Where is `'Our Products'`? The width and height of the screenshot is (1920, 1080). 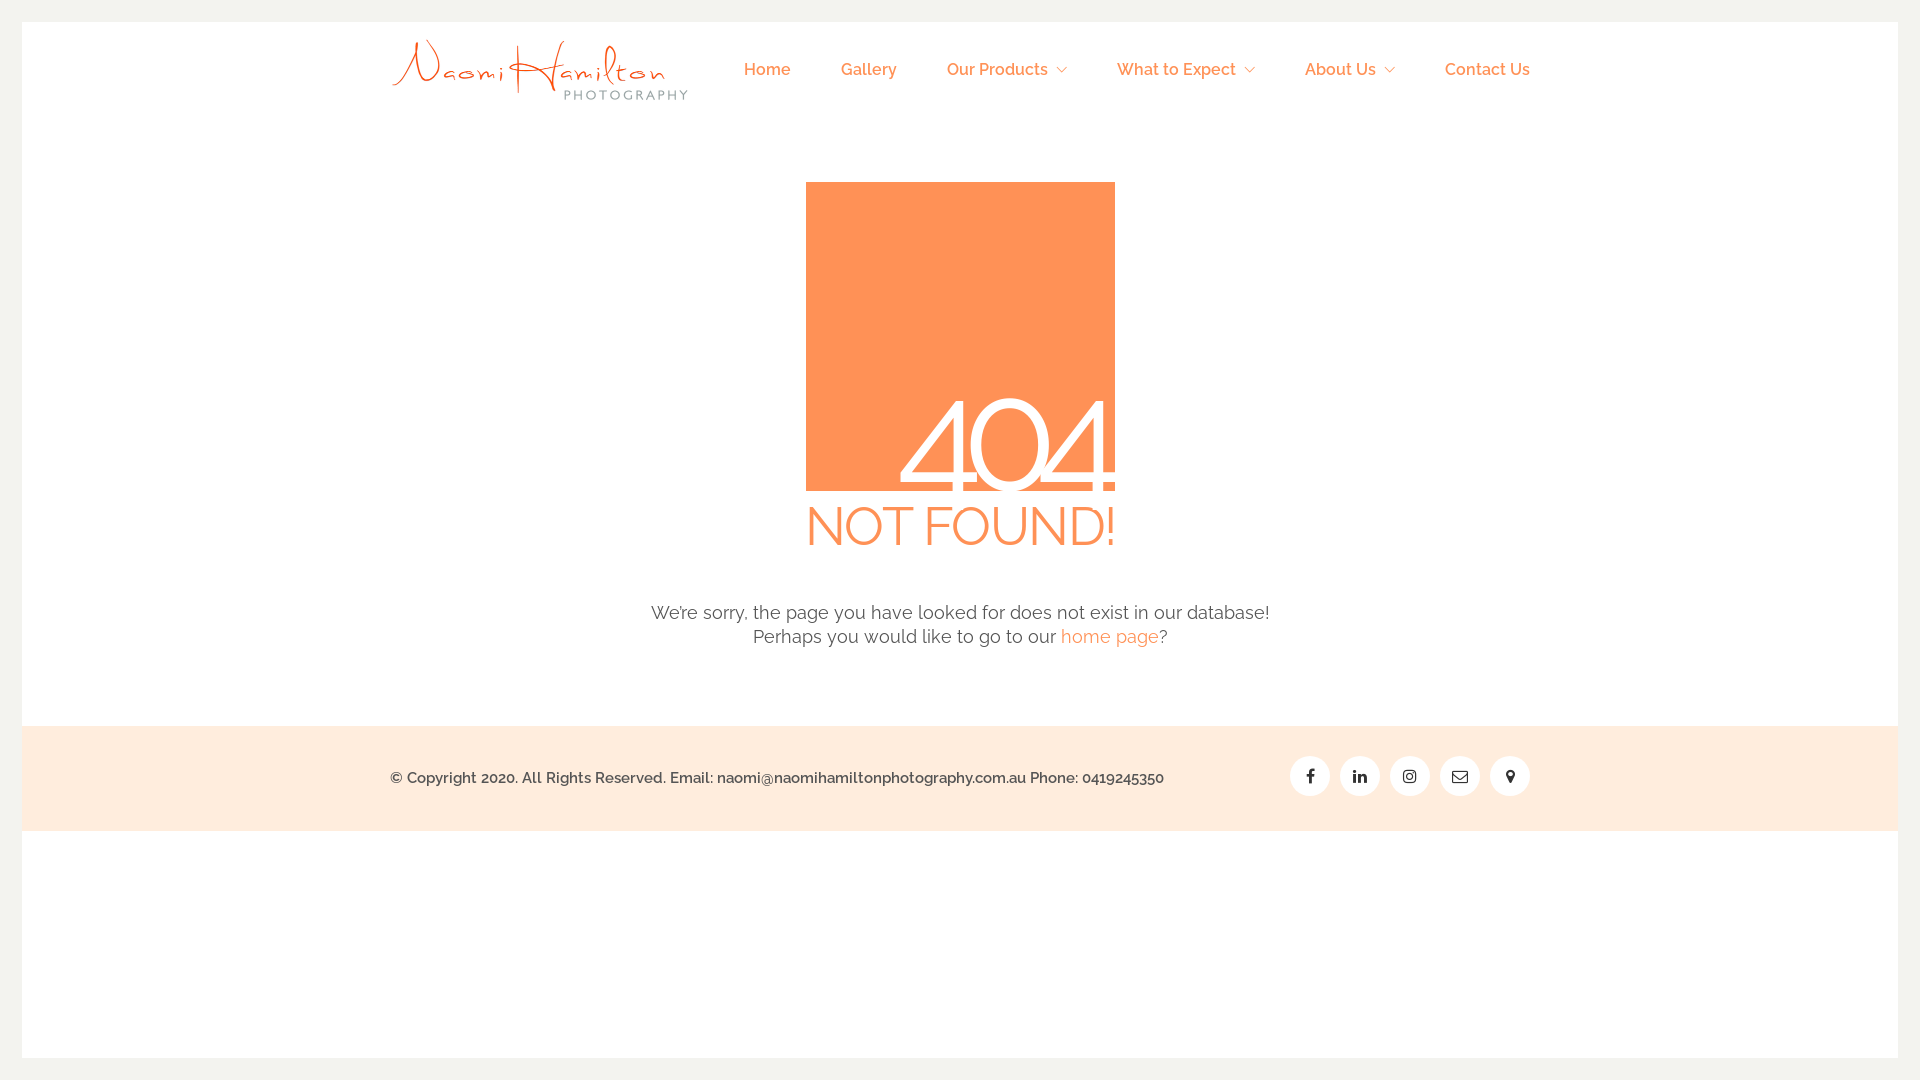
'Our Products' is located at coordinates (945, 68).